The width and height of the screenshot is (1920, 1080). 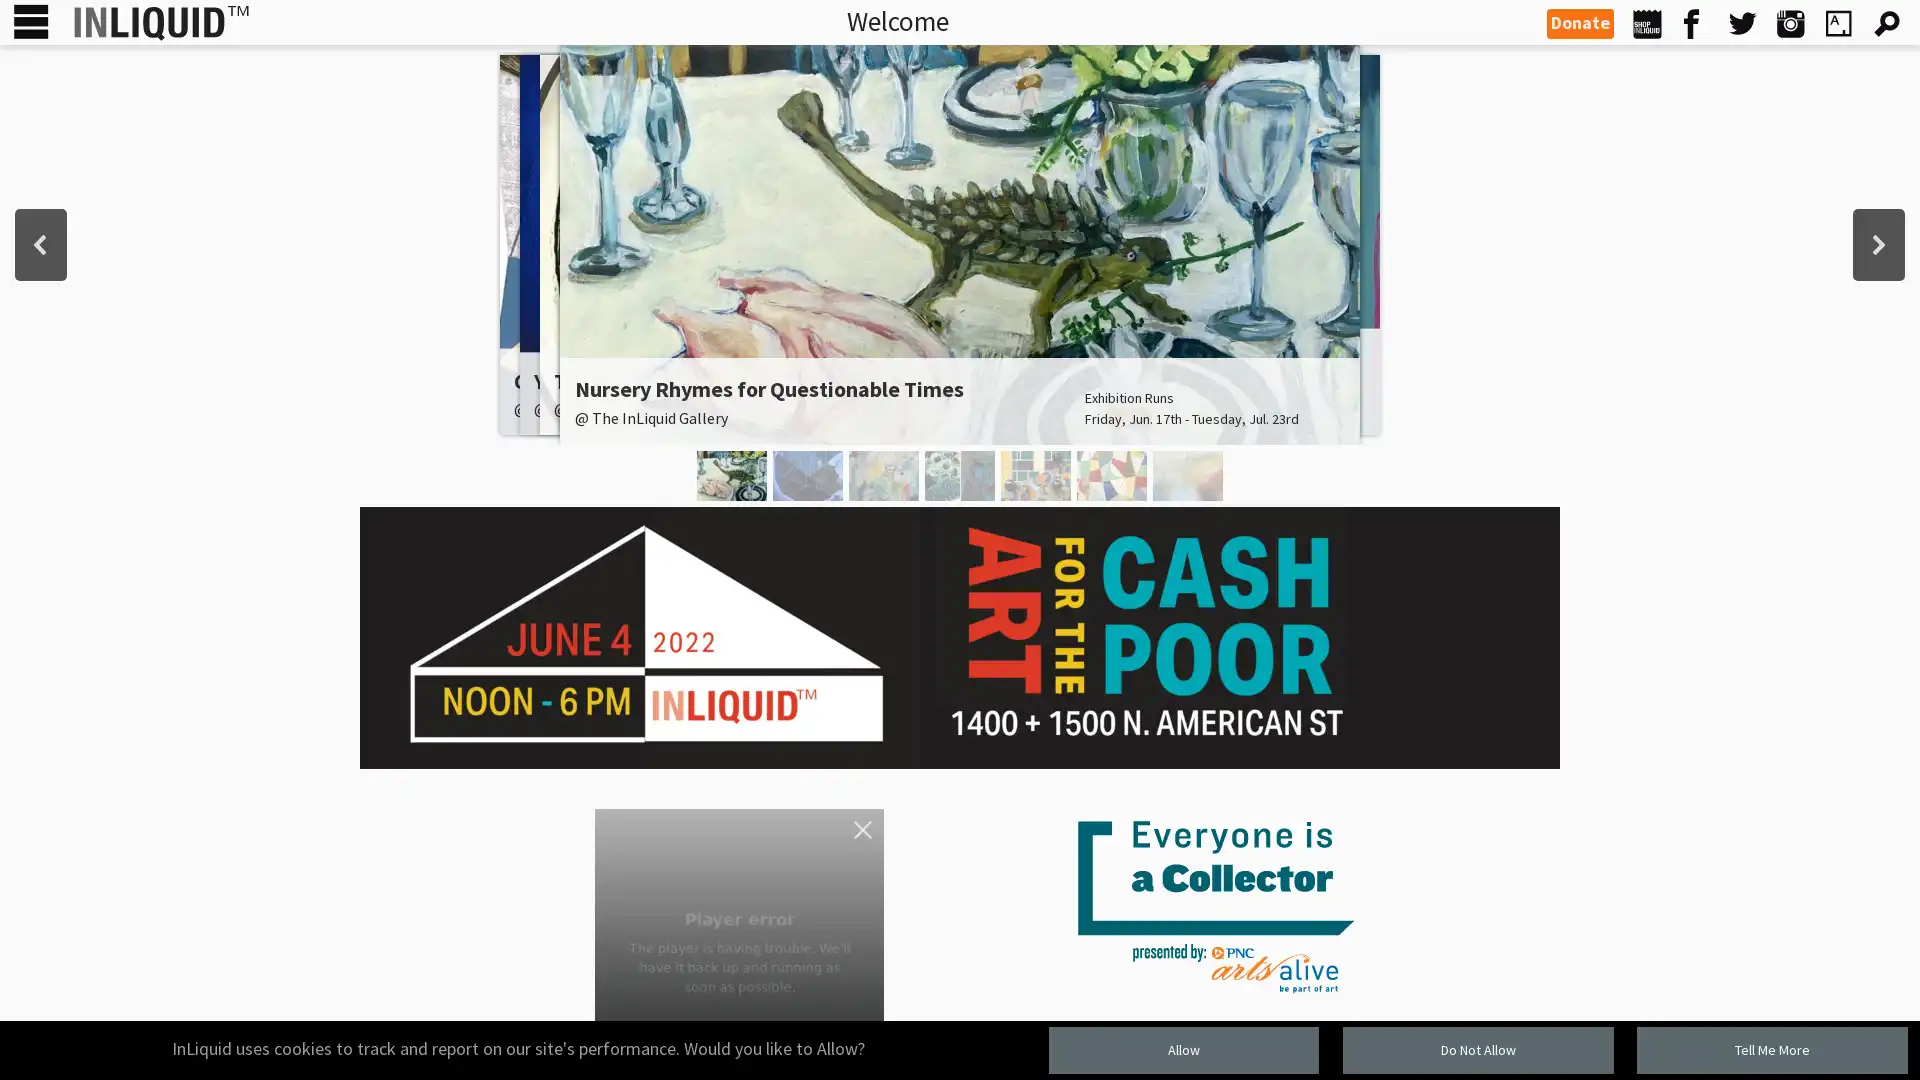 What do you see at coordinates (730, 475) in the screenshot?
I see `Nursery Rhymes for Questionable Times` at bounding box center [730, 475].